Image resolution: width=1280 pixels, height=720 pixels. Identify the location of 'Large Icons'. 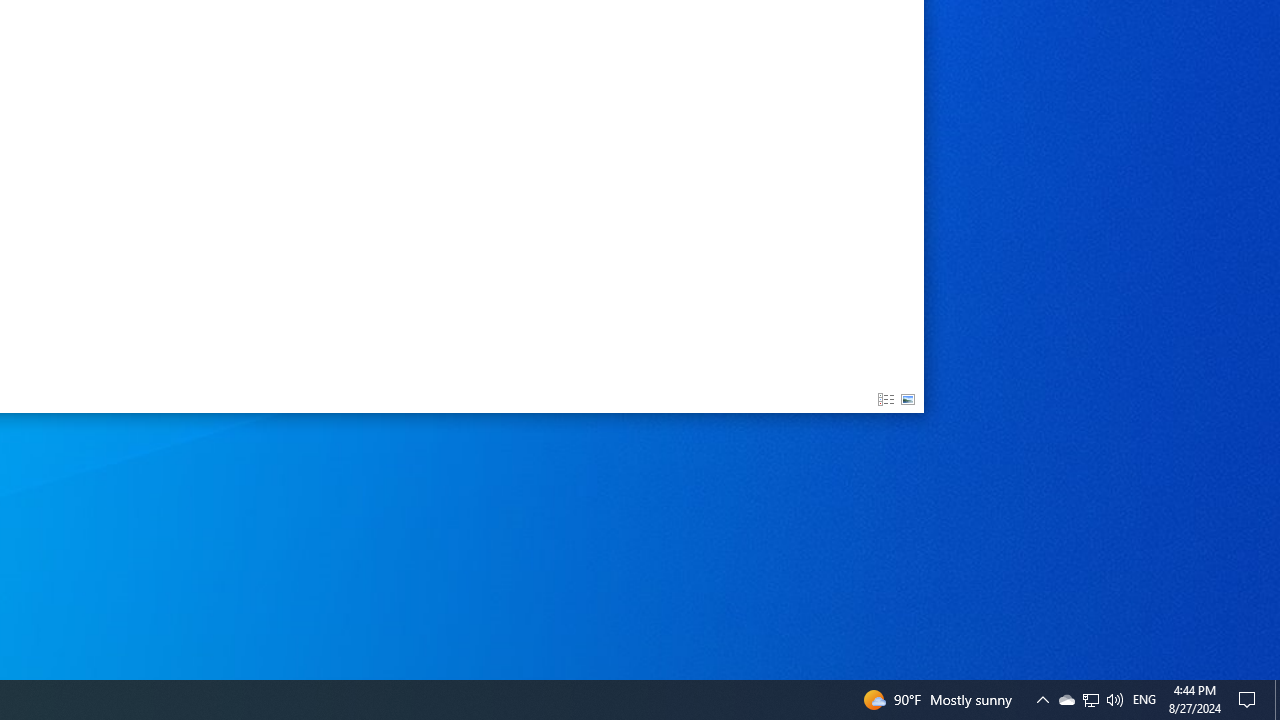
(907, 400).